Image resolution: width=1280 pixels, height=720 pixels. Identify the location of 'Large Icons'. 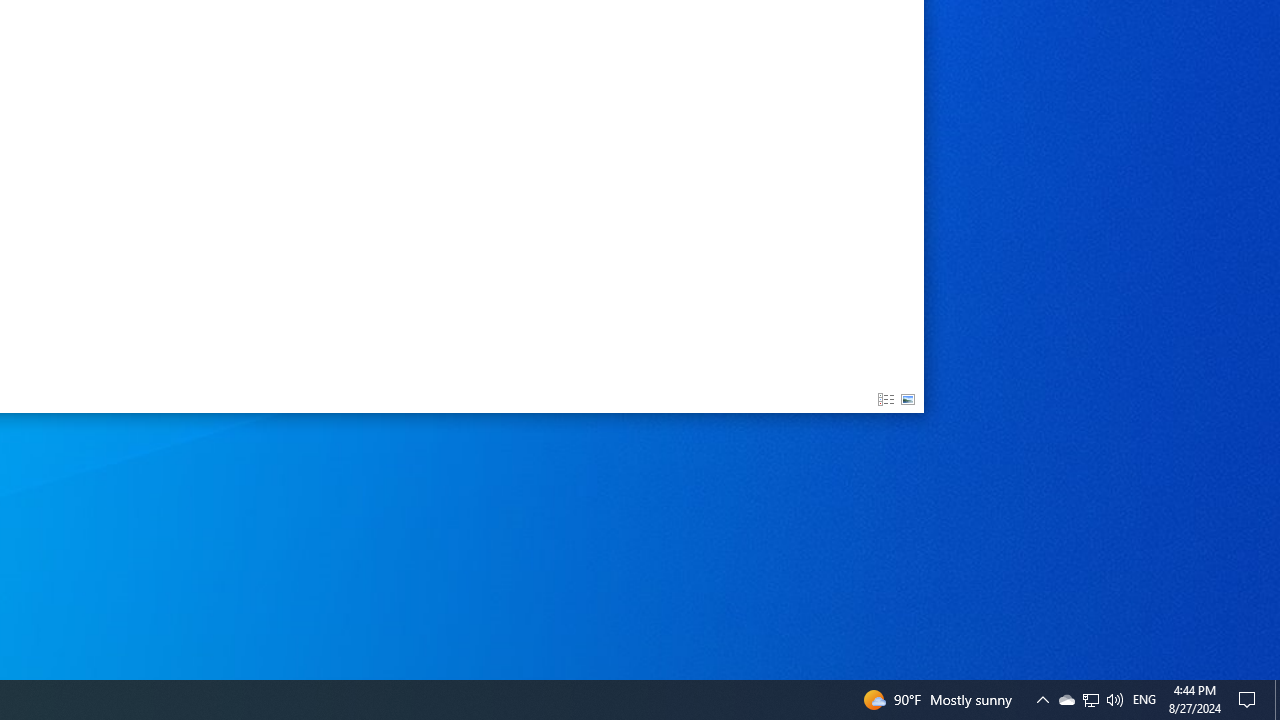
(907, 400).